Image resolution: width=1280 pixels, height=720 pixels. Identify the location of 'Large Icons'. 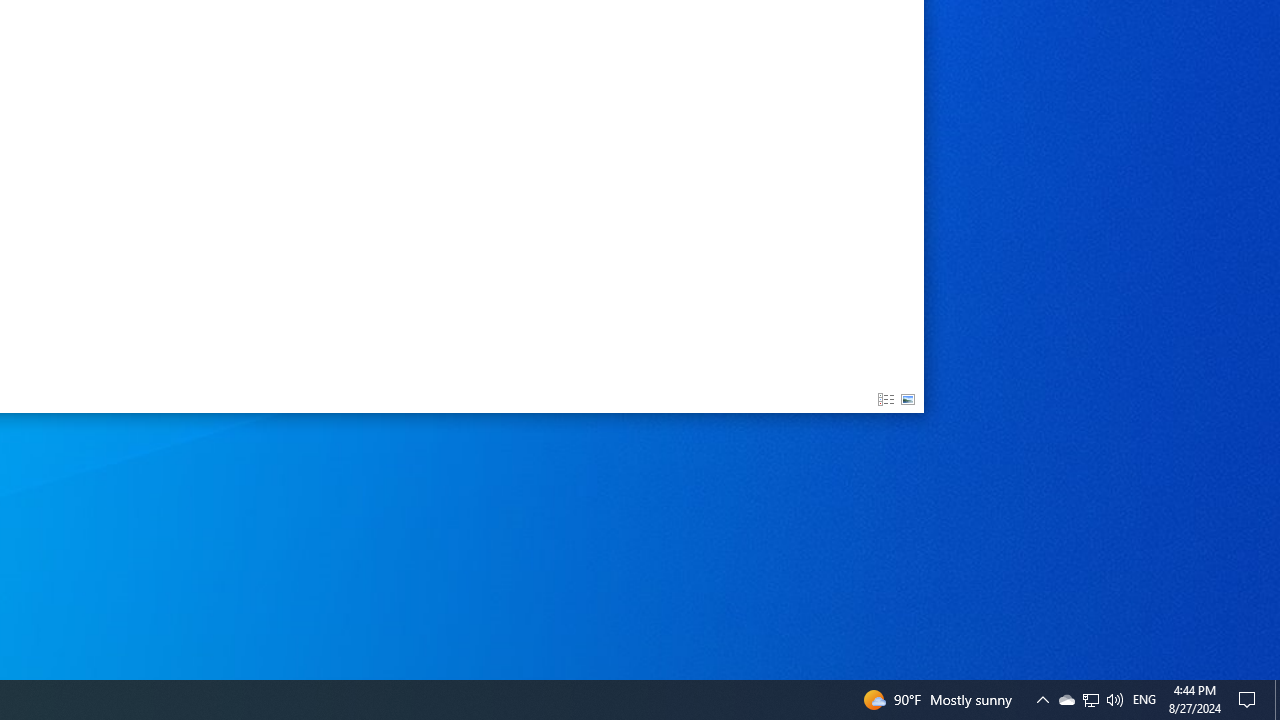
(907, 400).